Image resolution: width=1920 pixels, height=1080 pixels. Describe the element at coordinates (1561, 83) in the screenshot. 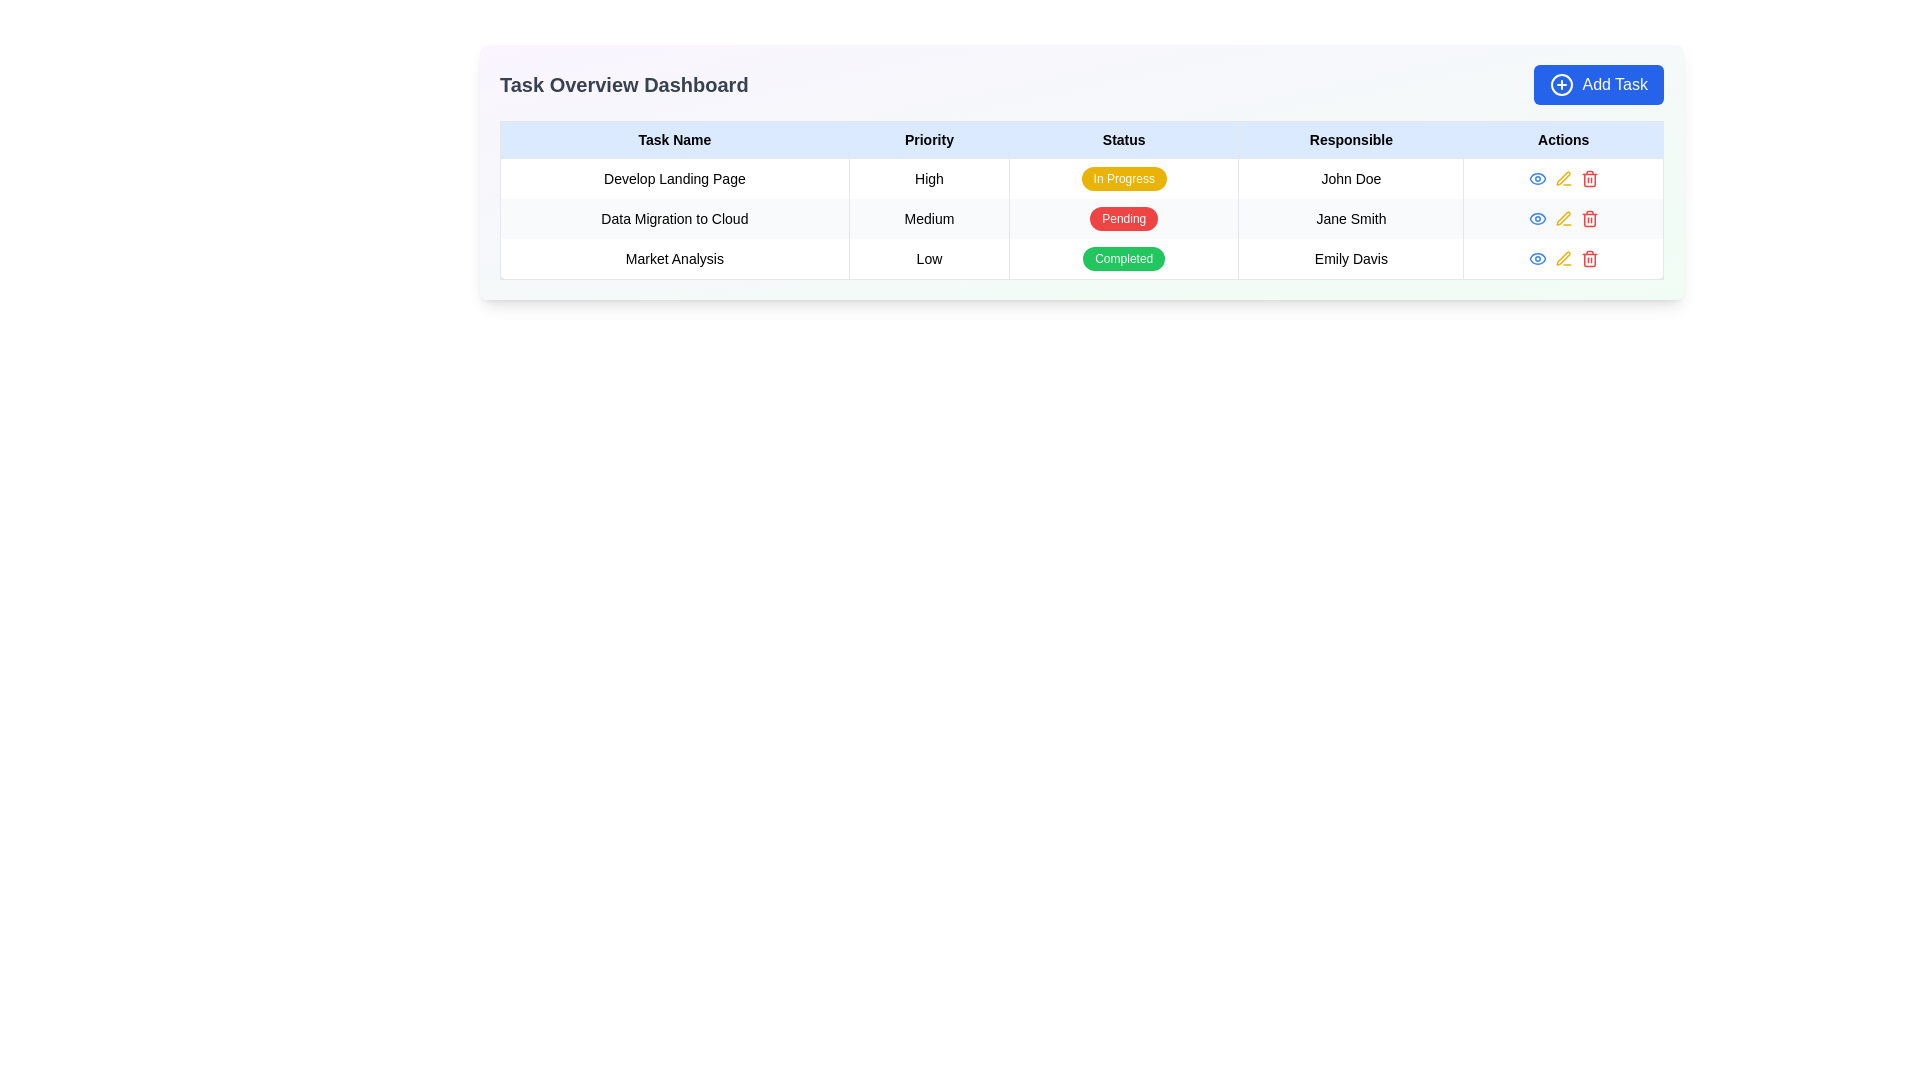

I see `the circular blue icon with a '+' sign located to the left of the 'Add Task' text` at that location.